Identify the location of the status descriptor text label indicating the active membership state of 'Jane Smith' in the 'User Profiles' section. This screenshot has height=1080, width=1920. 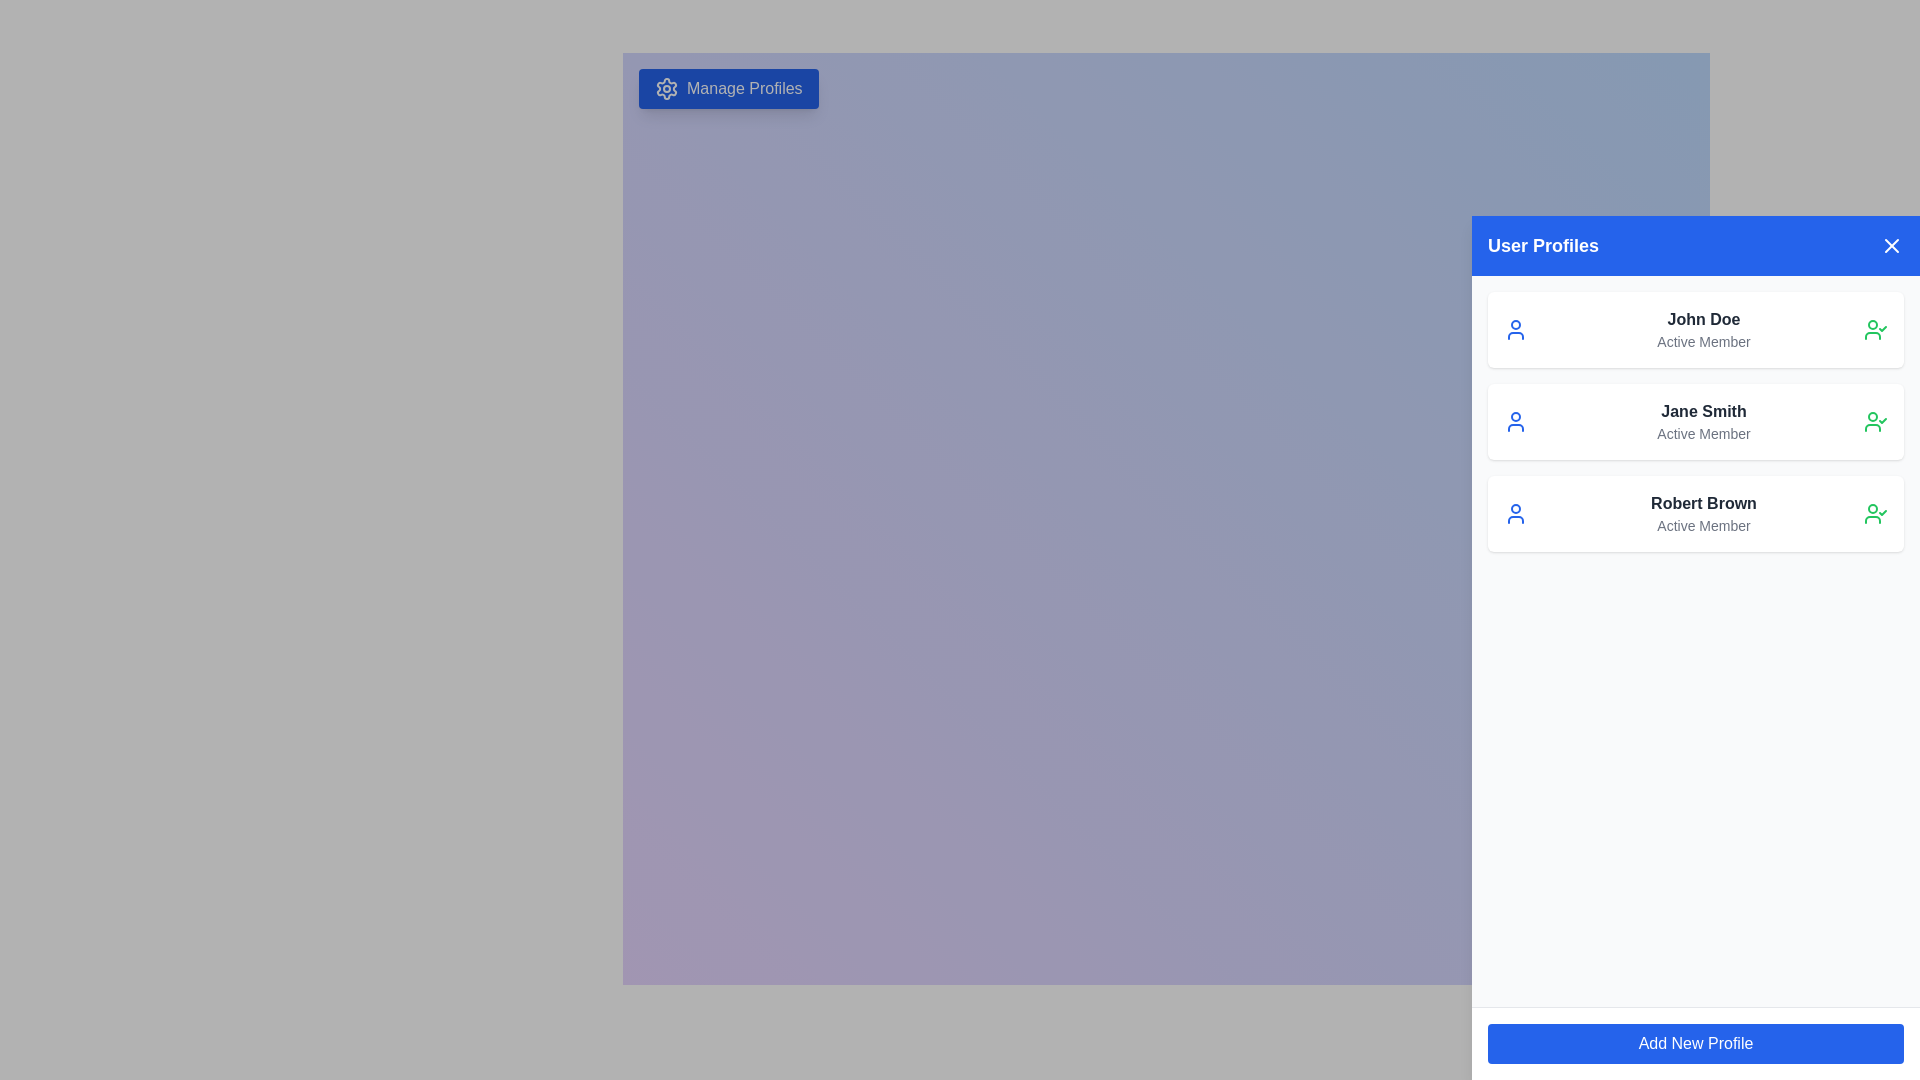
(1703, 433).